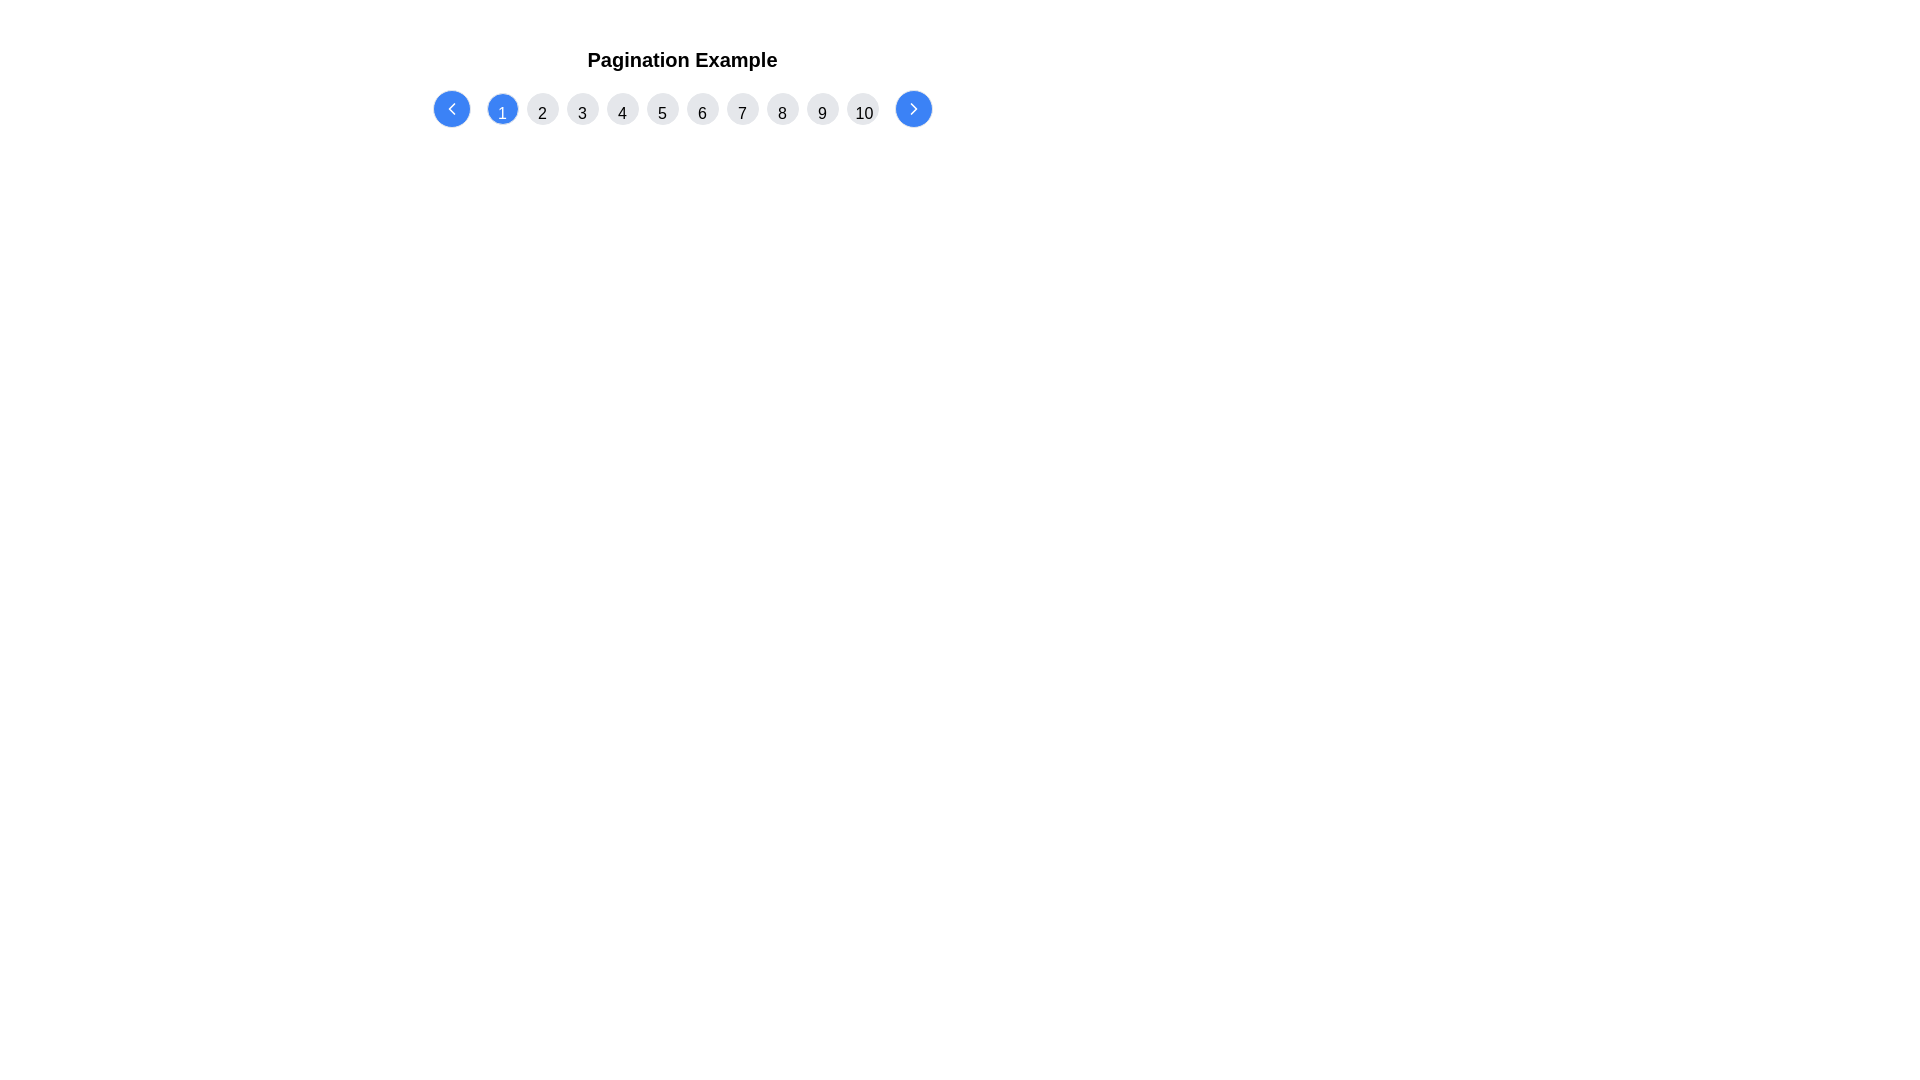 Image resolution: width=1920 pixels, height=1080 pixels. I want to click on the chevron icon located within the circular button at the far-right end of the horizontal pagination bar to receive visual feedback, so click(912, 108).